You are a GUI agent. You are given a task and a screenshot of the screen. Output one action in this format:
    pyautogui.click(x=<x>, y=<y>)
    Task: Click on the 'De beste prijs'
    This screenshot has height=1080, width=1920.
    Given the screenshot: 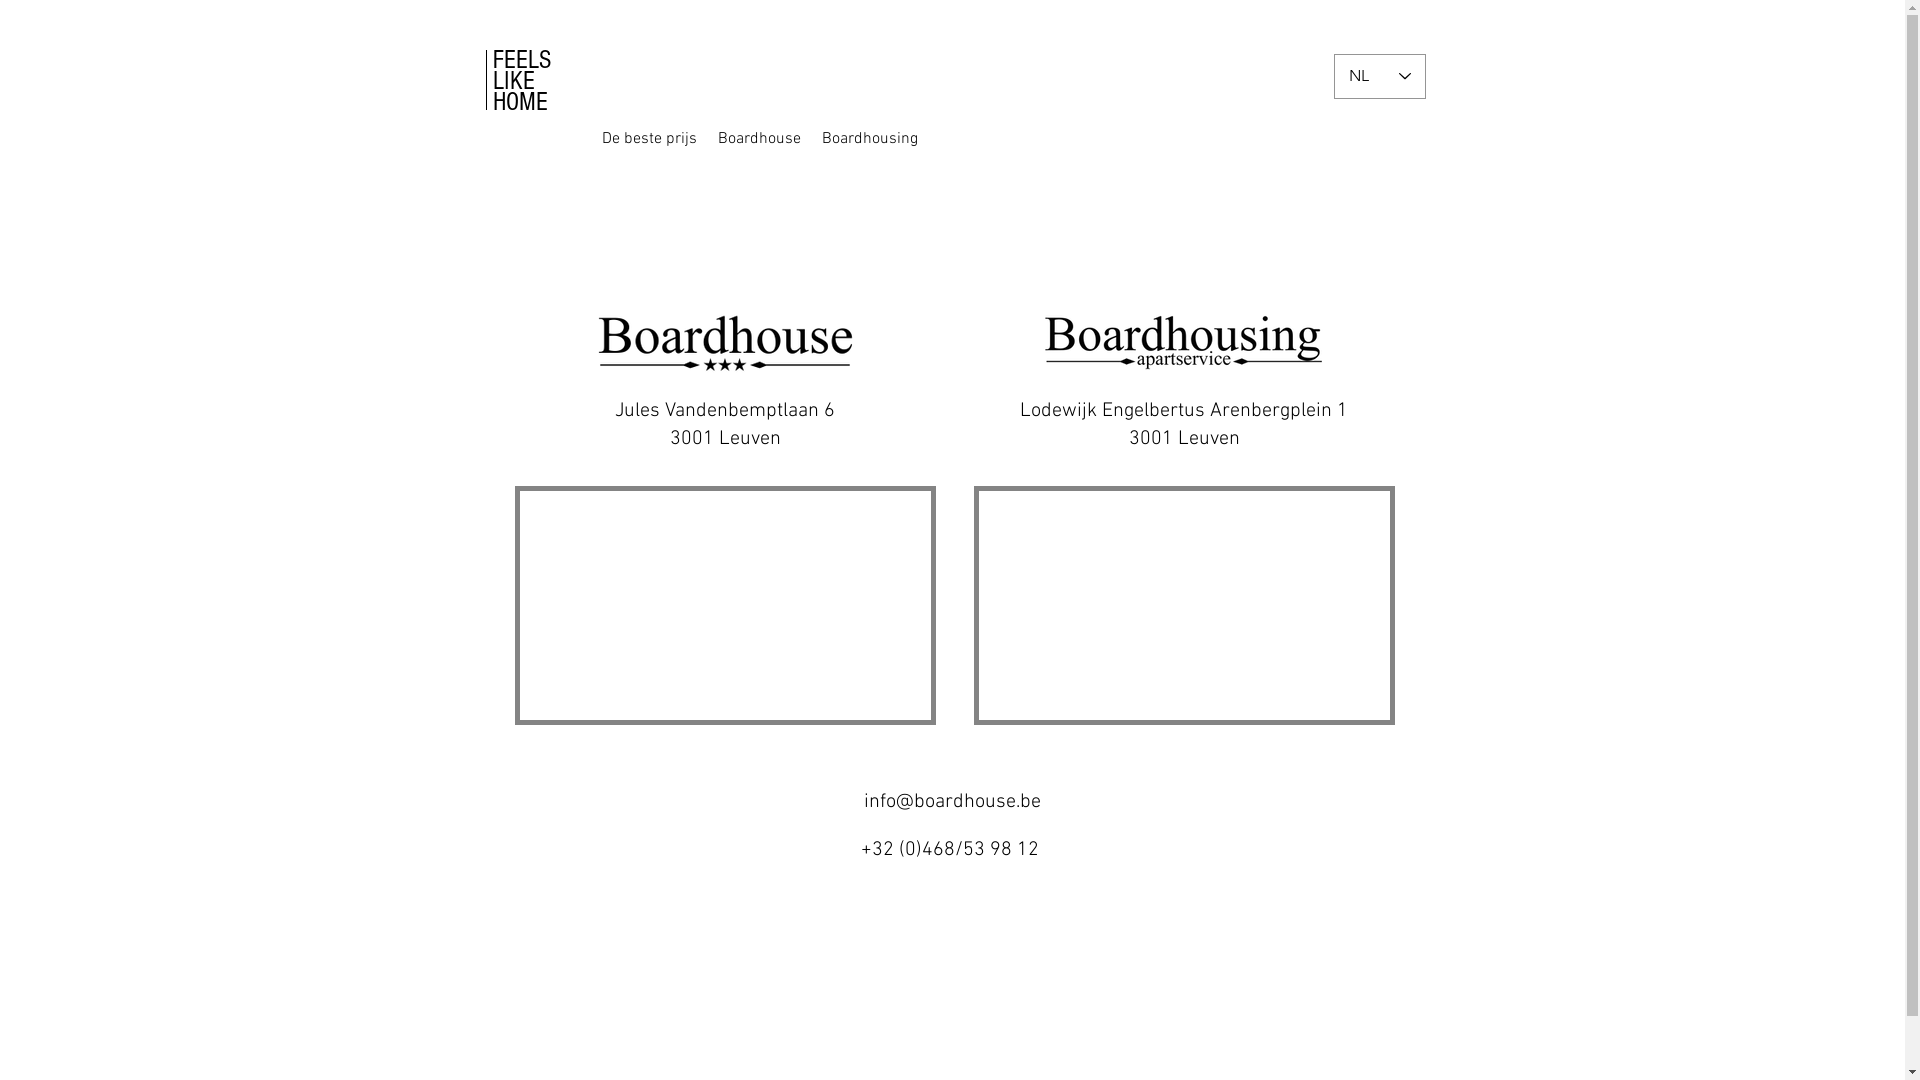 What is the action you would take?
    pyautogui.click(x=593, y=137)
    